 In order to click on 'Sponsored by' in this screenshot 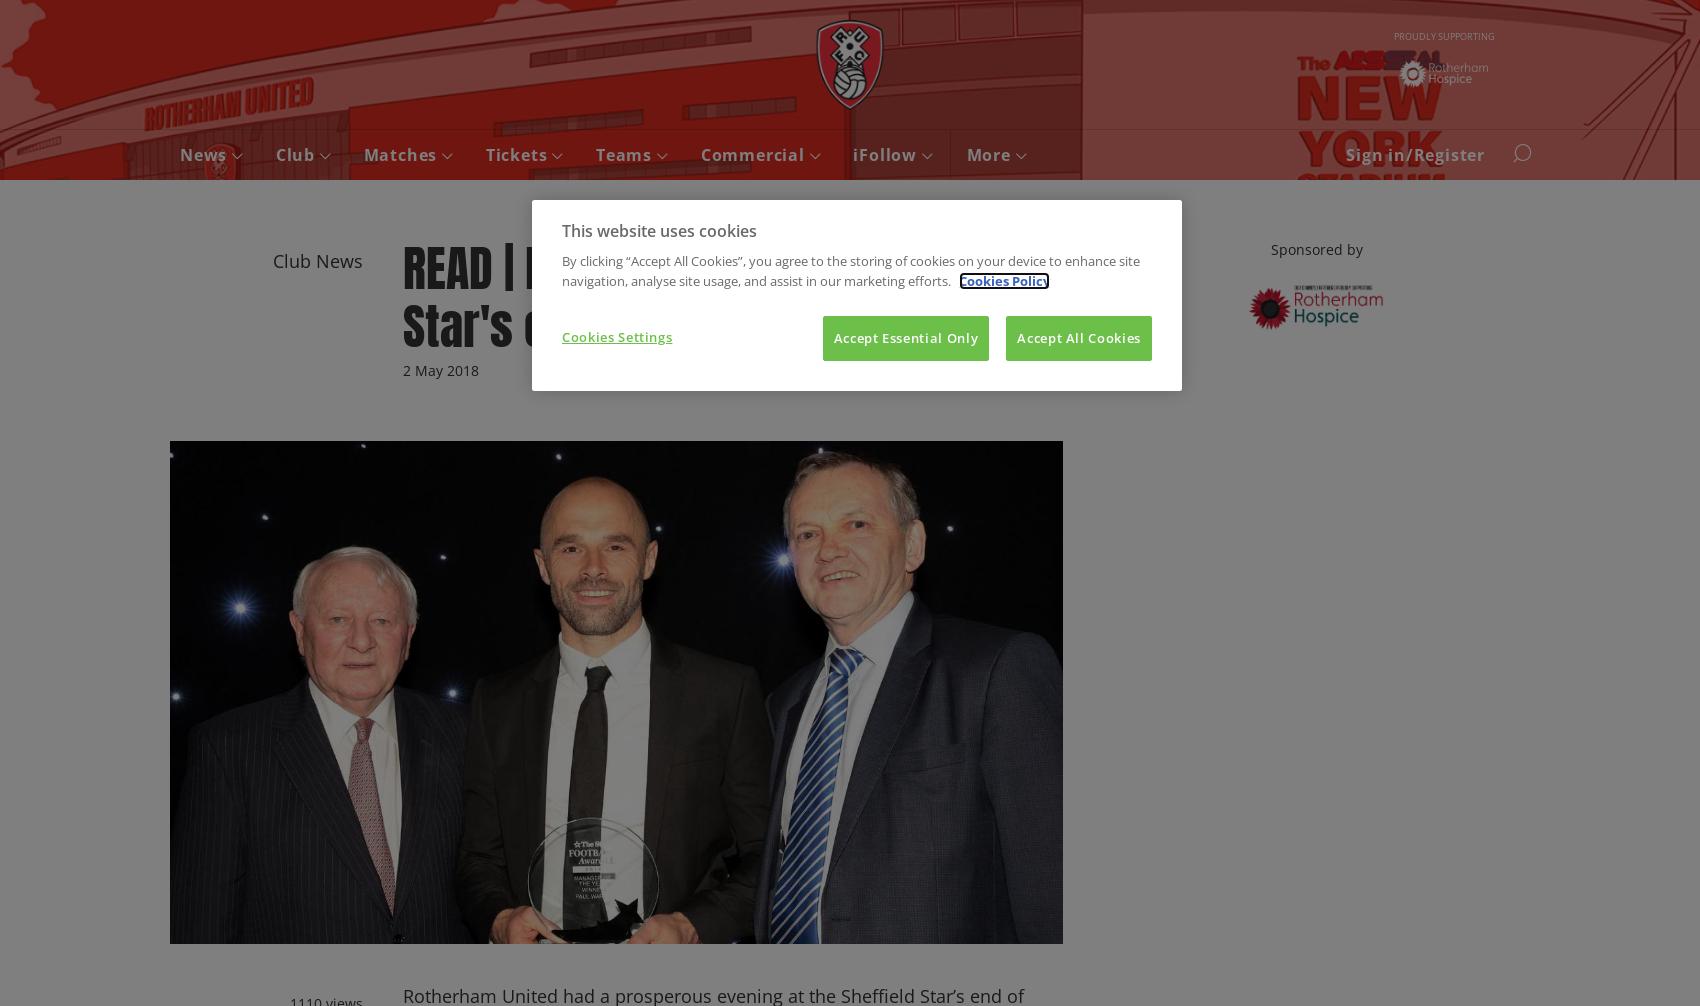, I will do `click(1315, 249)`.